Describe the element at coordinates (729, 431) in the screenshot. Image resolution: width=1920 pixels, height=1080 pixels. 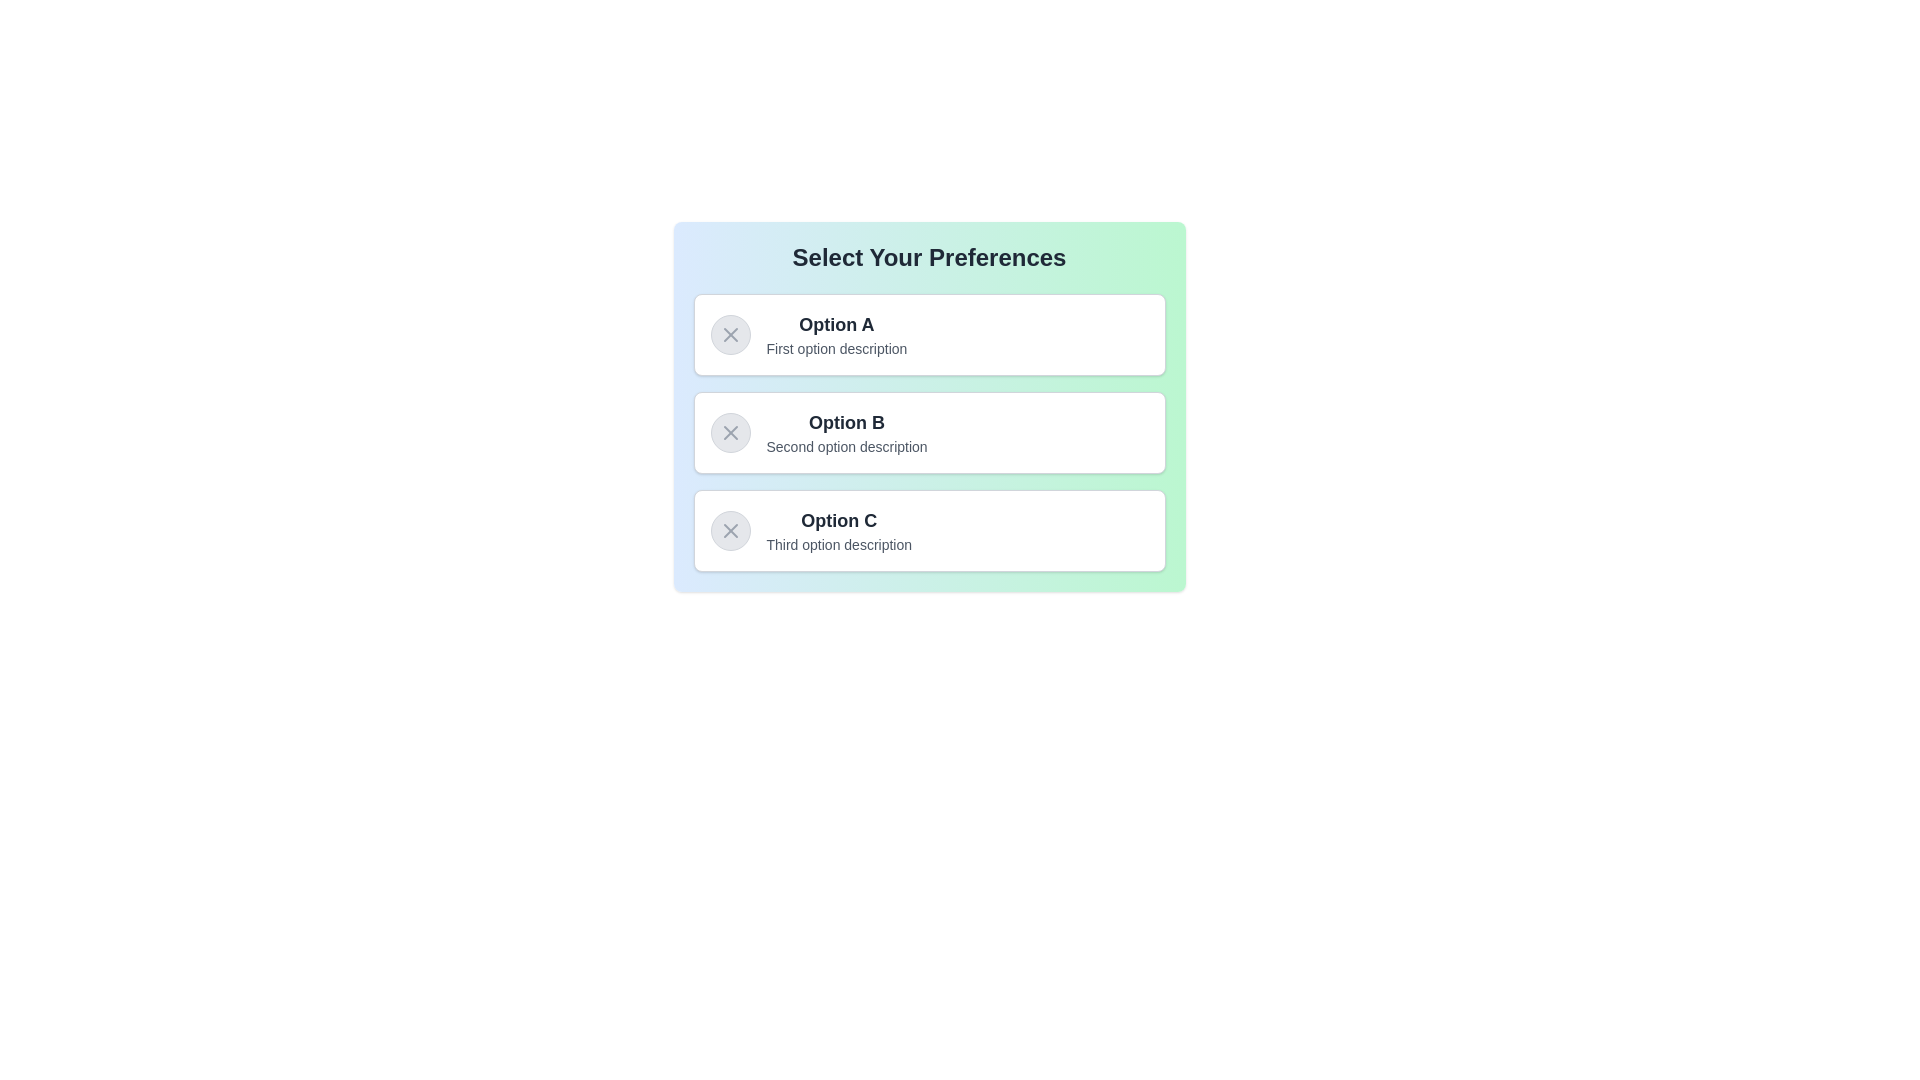
I see `the dismiss button with a cross icon located to the left of the 'Option B' text label in the second row of the vertically stacked card interface` at that location.